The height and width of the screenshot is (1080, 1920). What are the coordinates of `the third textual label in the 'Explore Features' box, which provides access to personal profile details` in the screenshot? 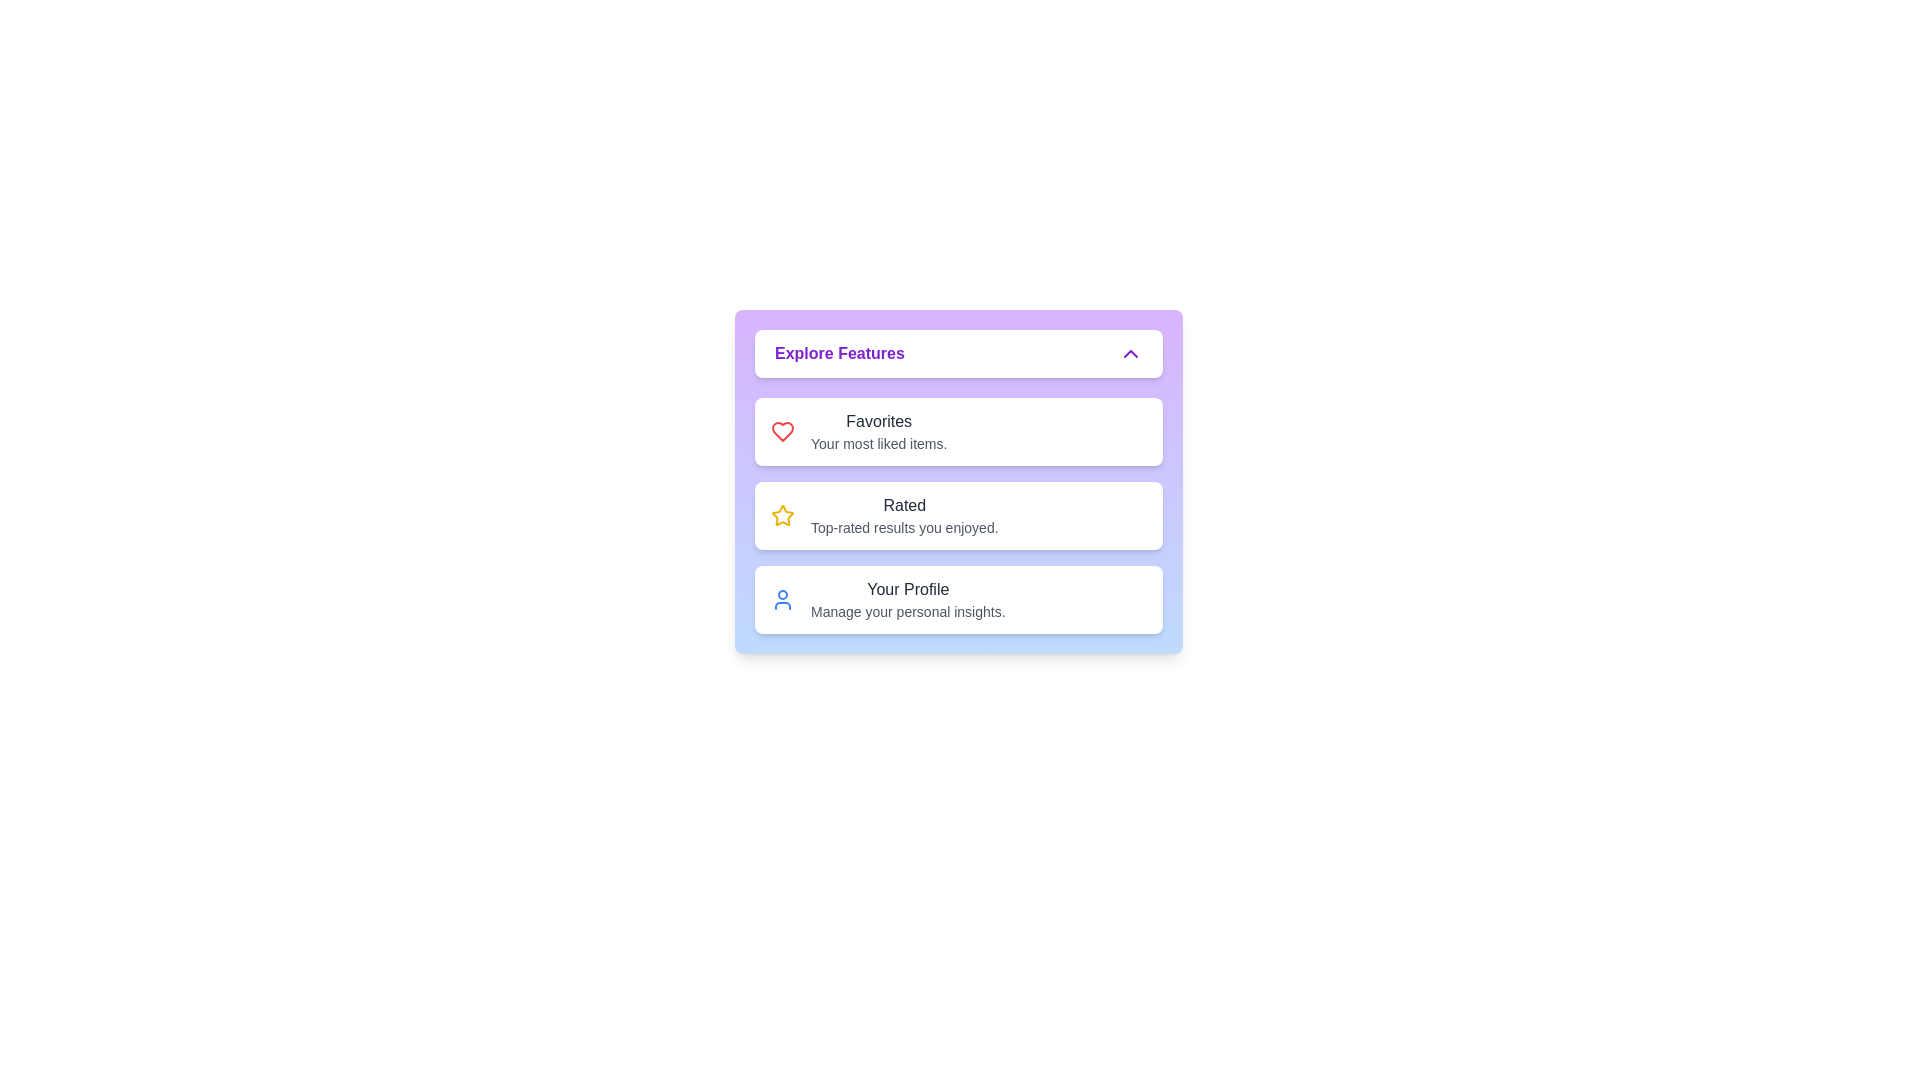 It's located at (907, 599).